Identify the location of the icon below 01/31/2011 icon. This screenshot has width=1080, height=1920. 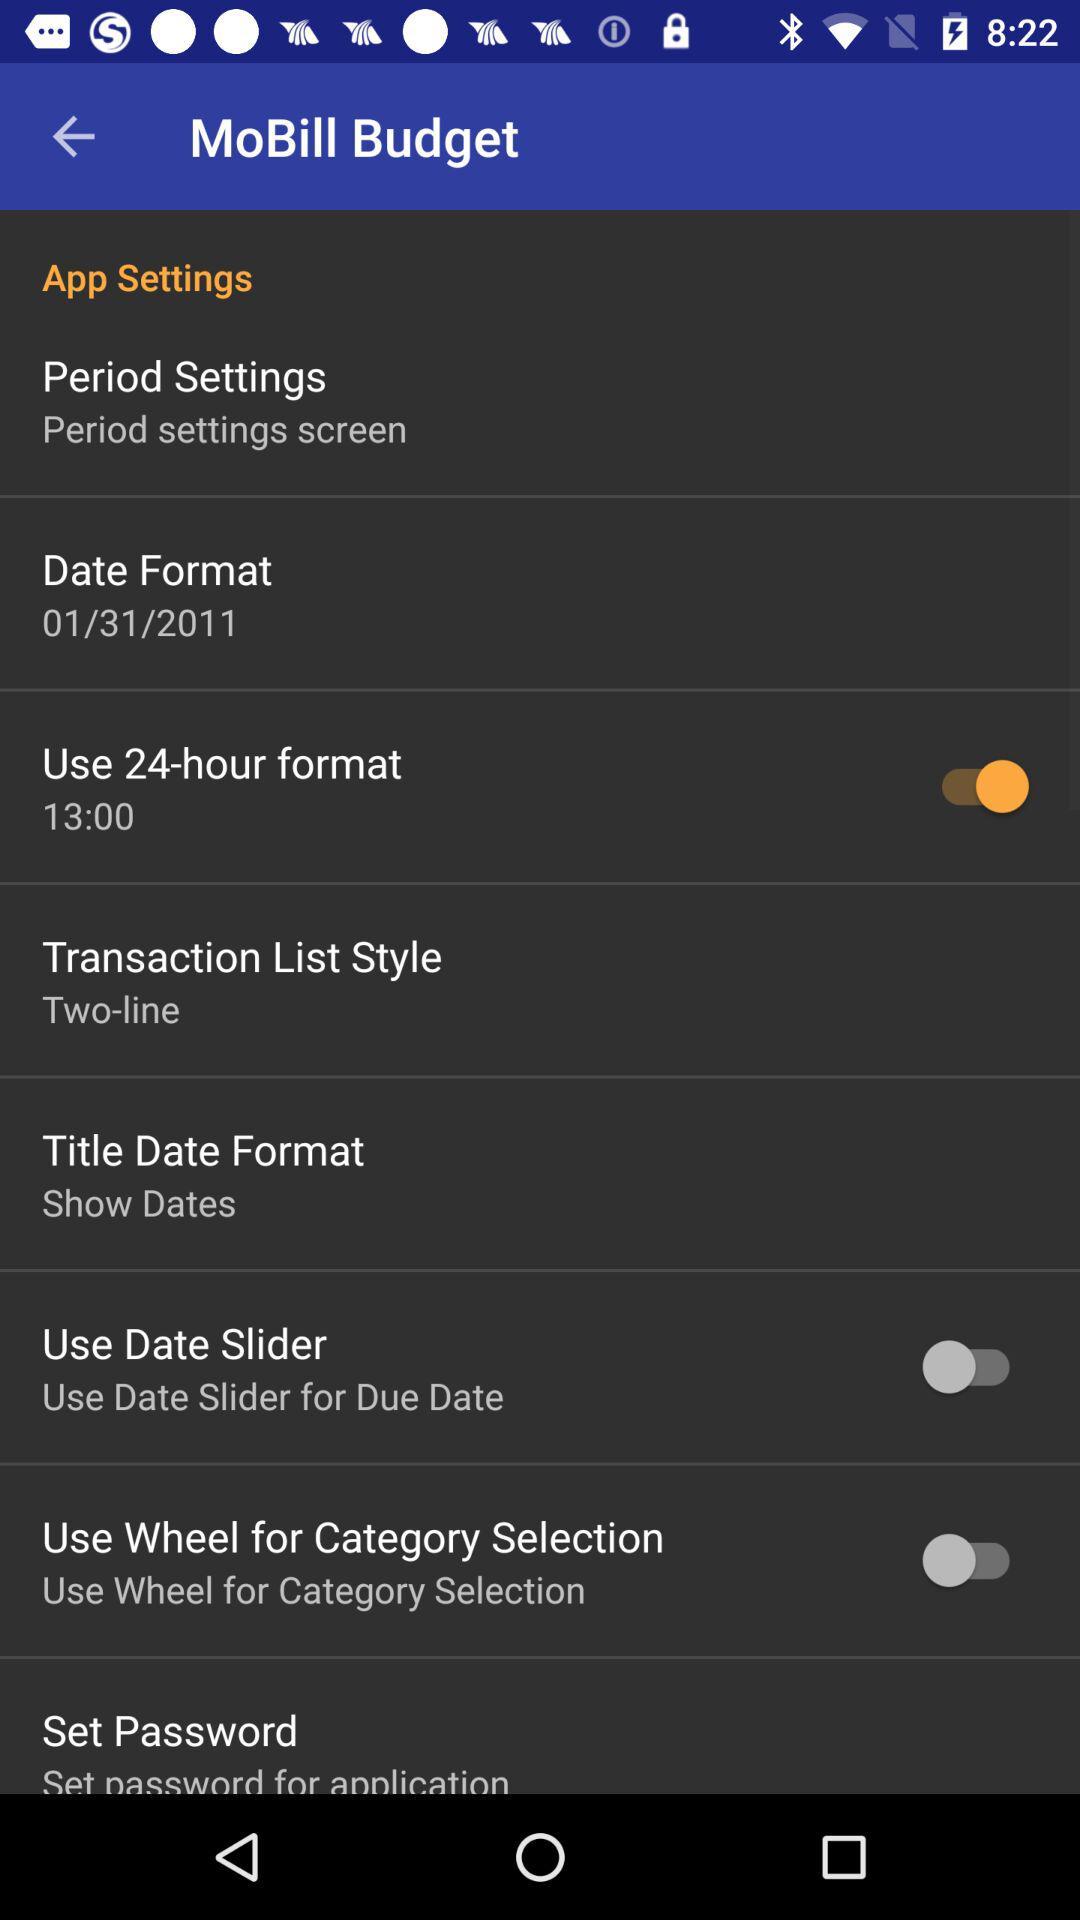
(222, 761).